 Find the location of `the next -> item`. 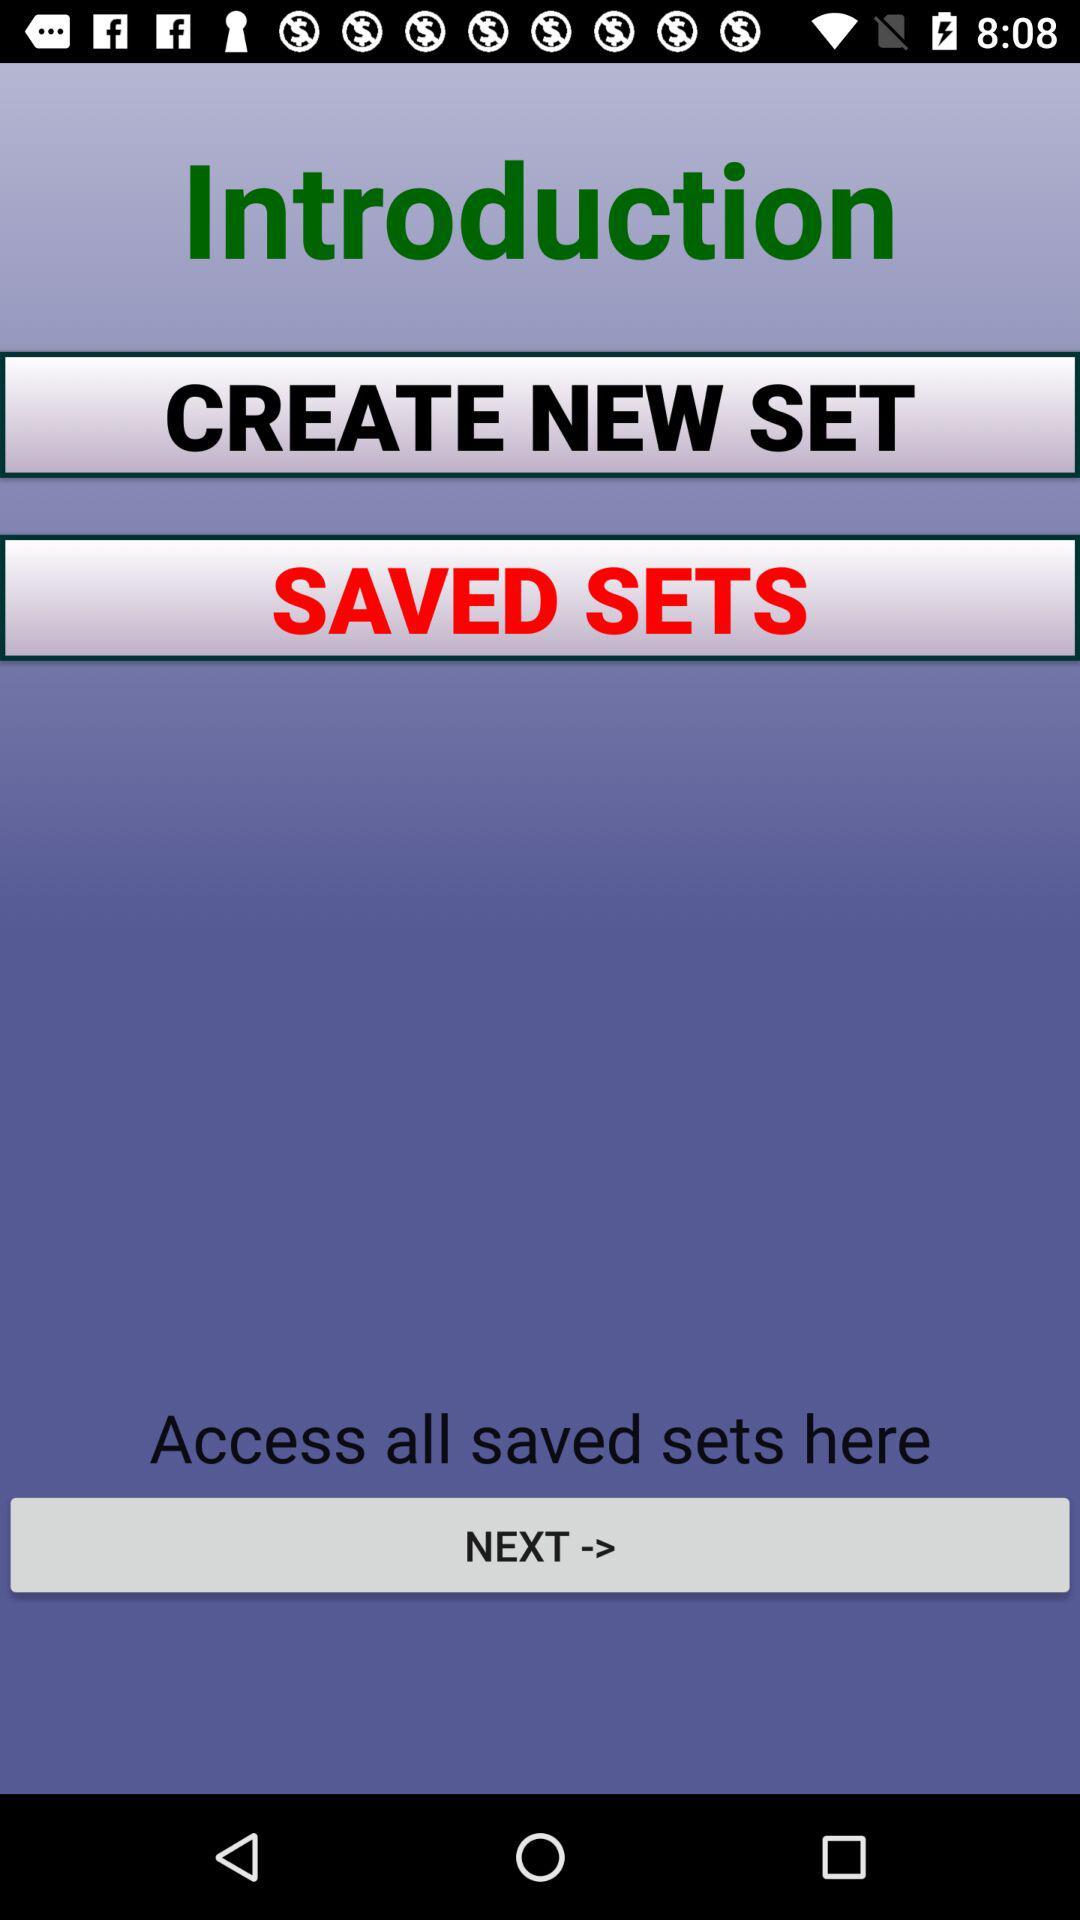

the next -> item is located at coordinates (540, 1544).